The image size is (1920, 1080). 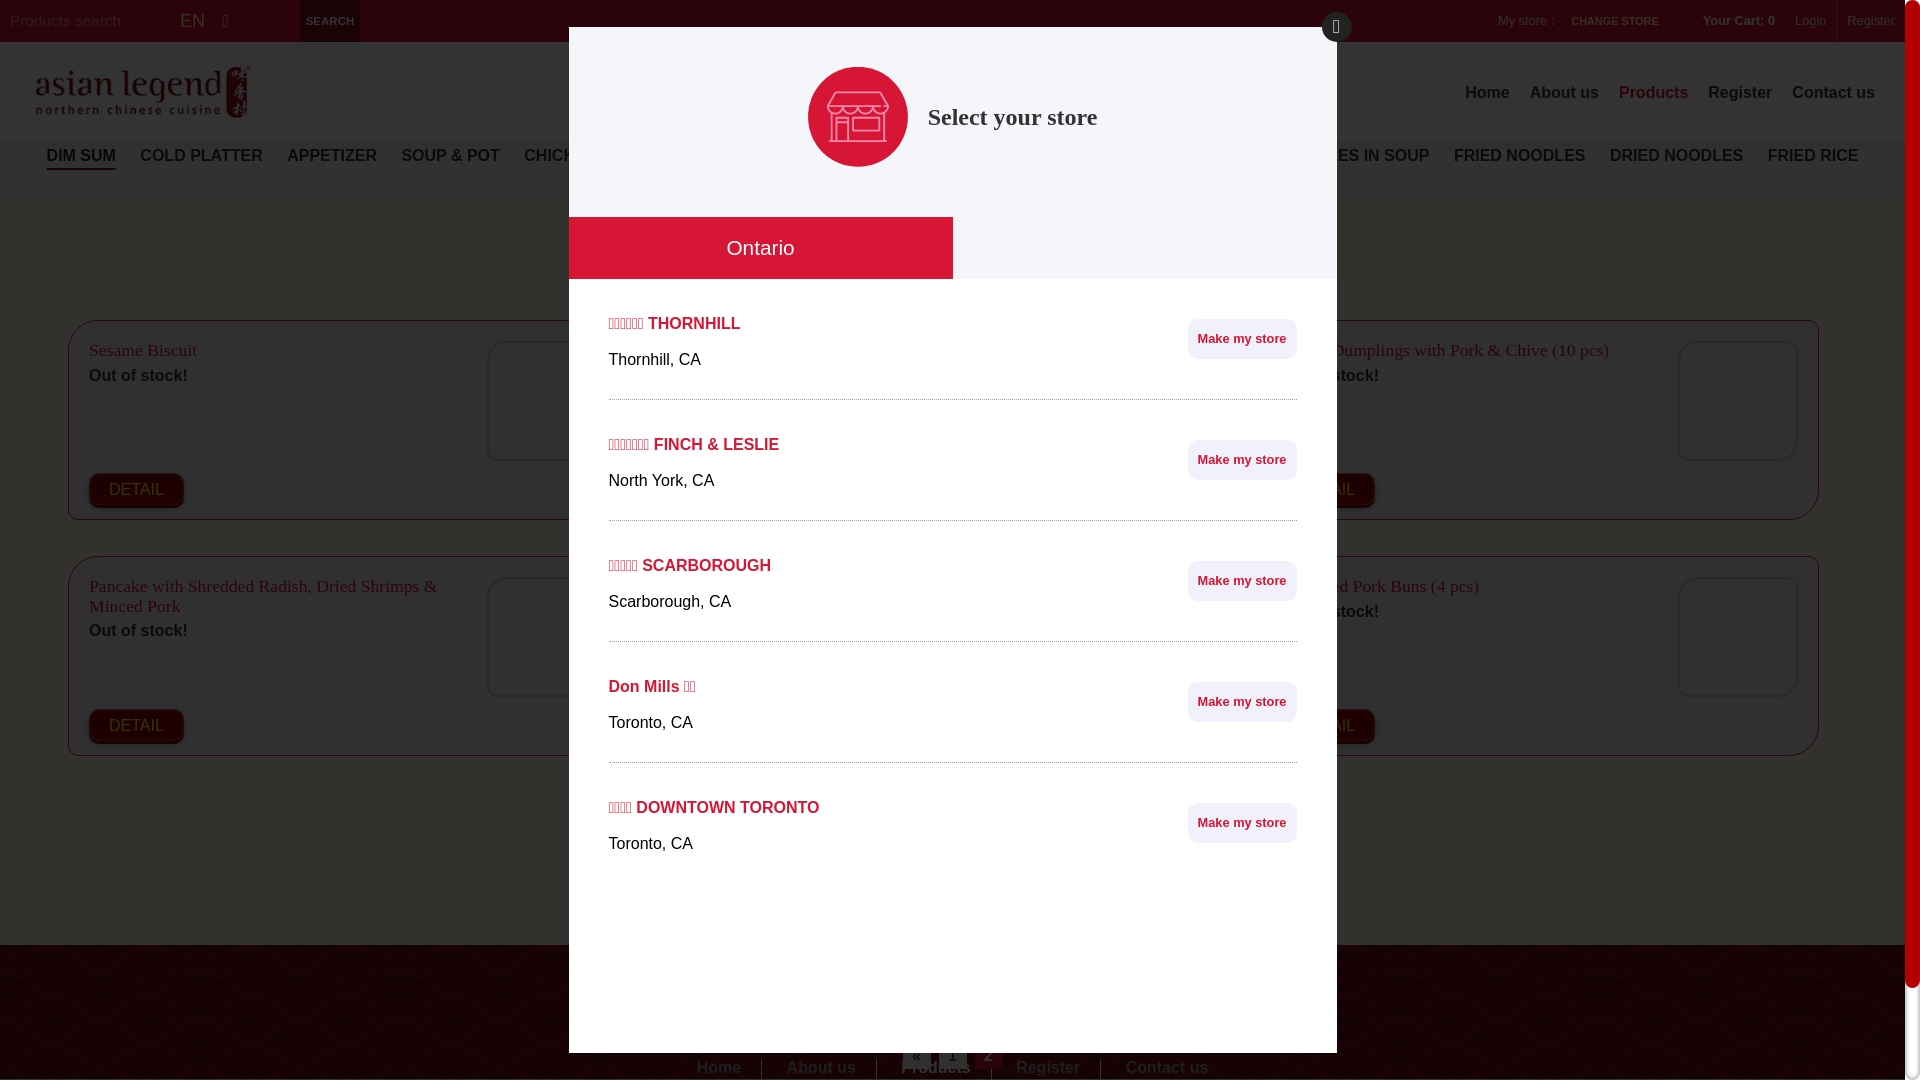 What do you see at coordinates (80, 154) in the screenshot?
I see `'DIM SUM'` at bounding box center [80, 154].